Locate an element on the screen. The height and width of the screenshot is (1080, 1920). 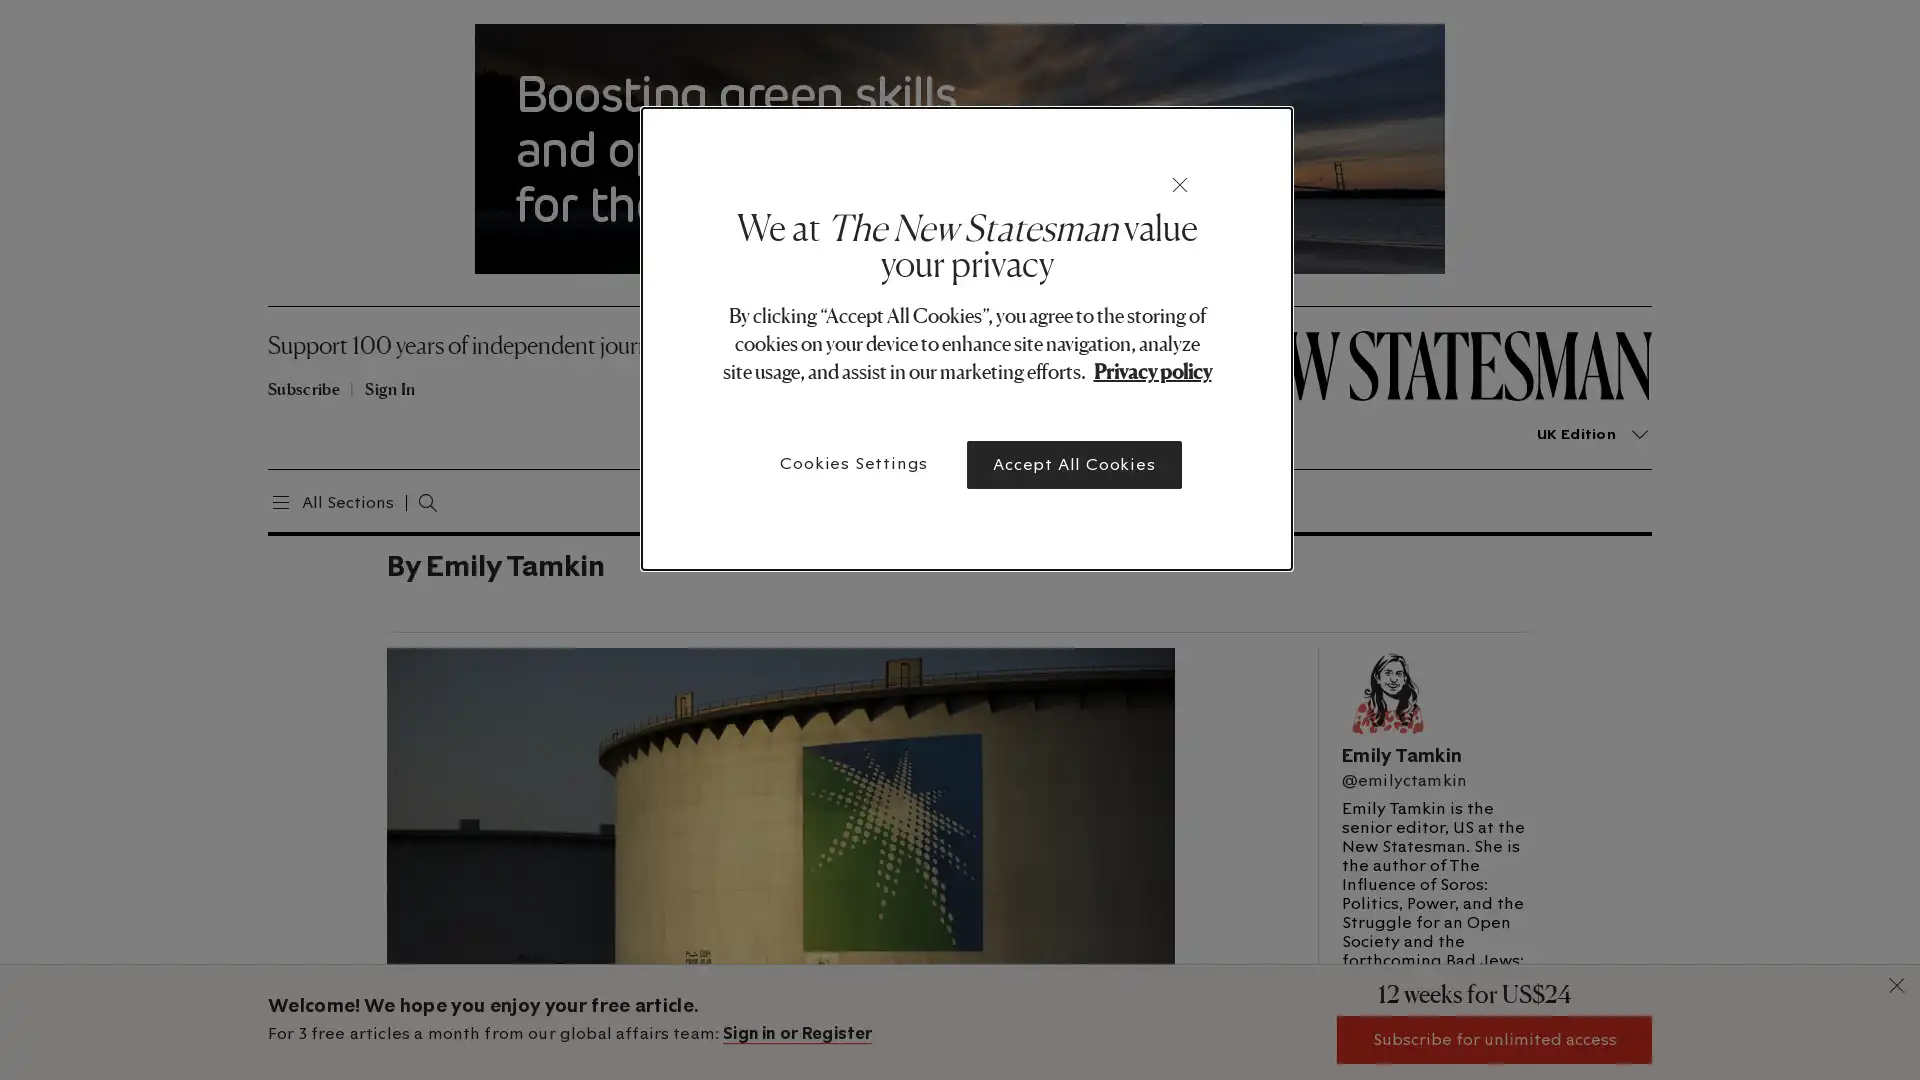
Accept All Cookies is located at coordinates (1073, 465).